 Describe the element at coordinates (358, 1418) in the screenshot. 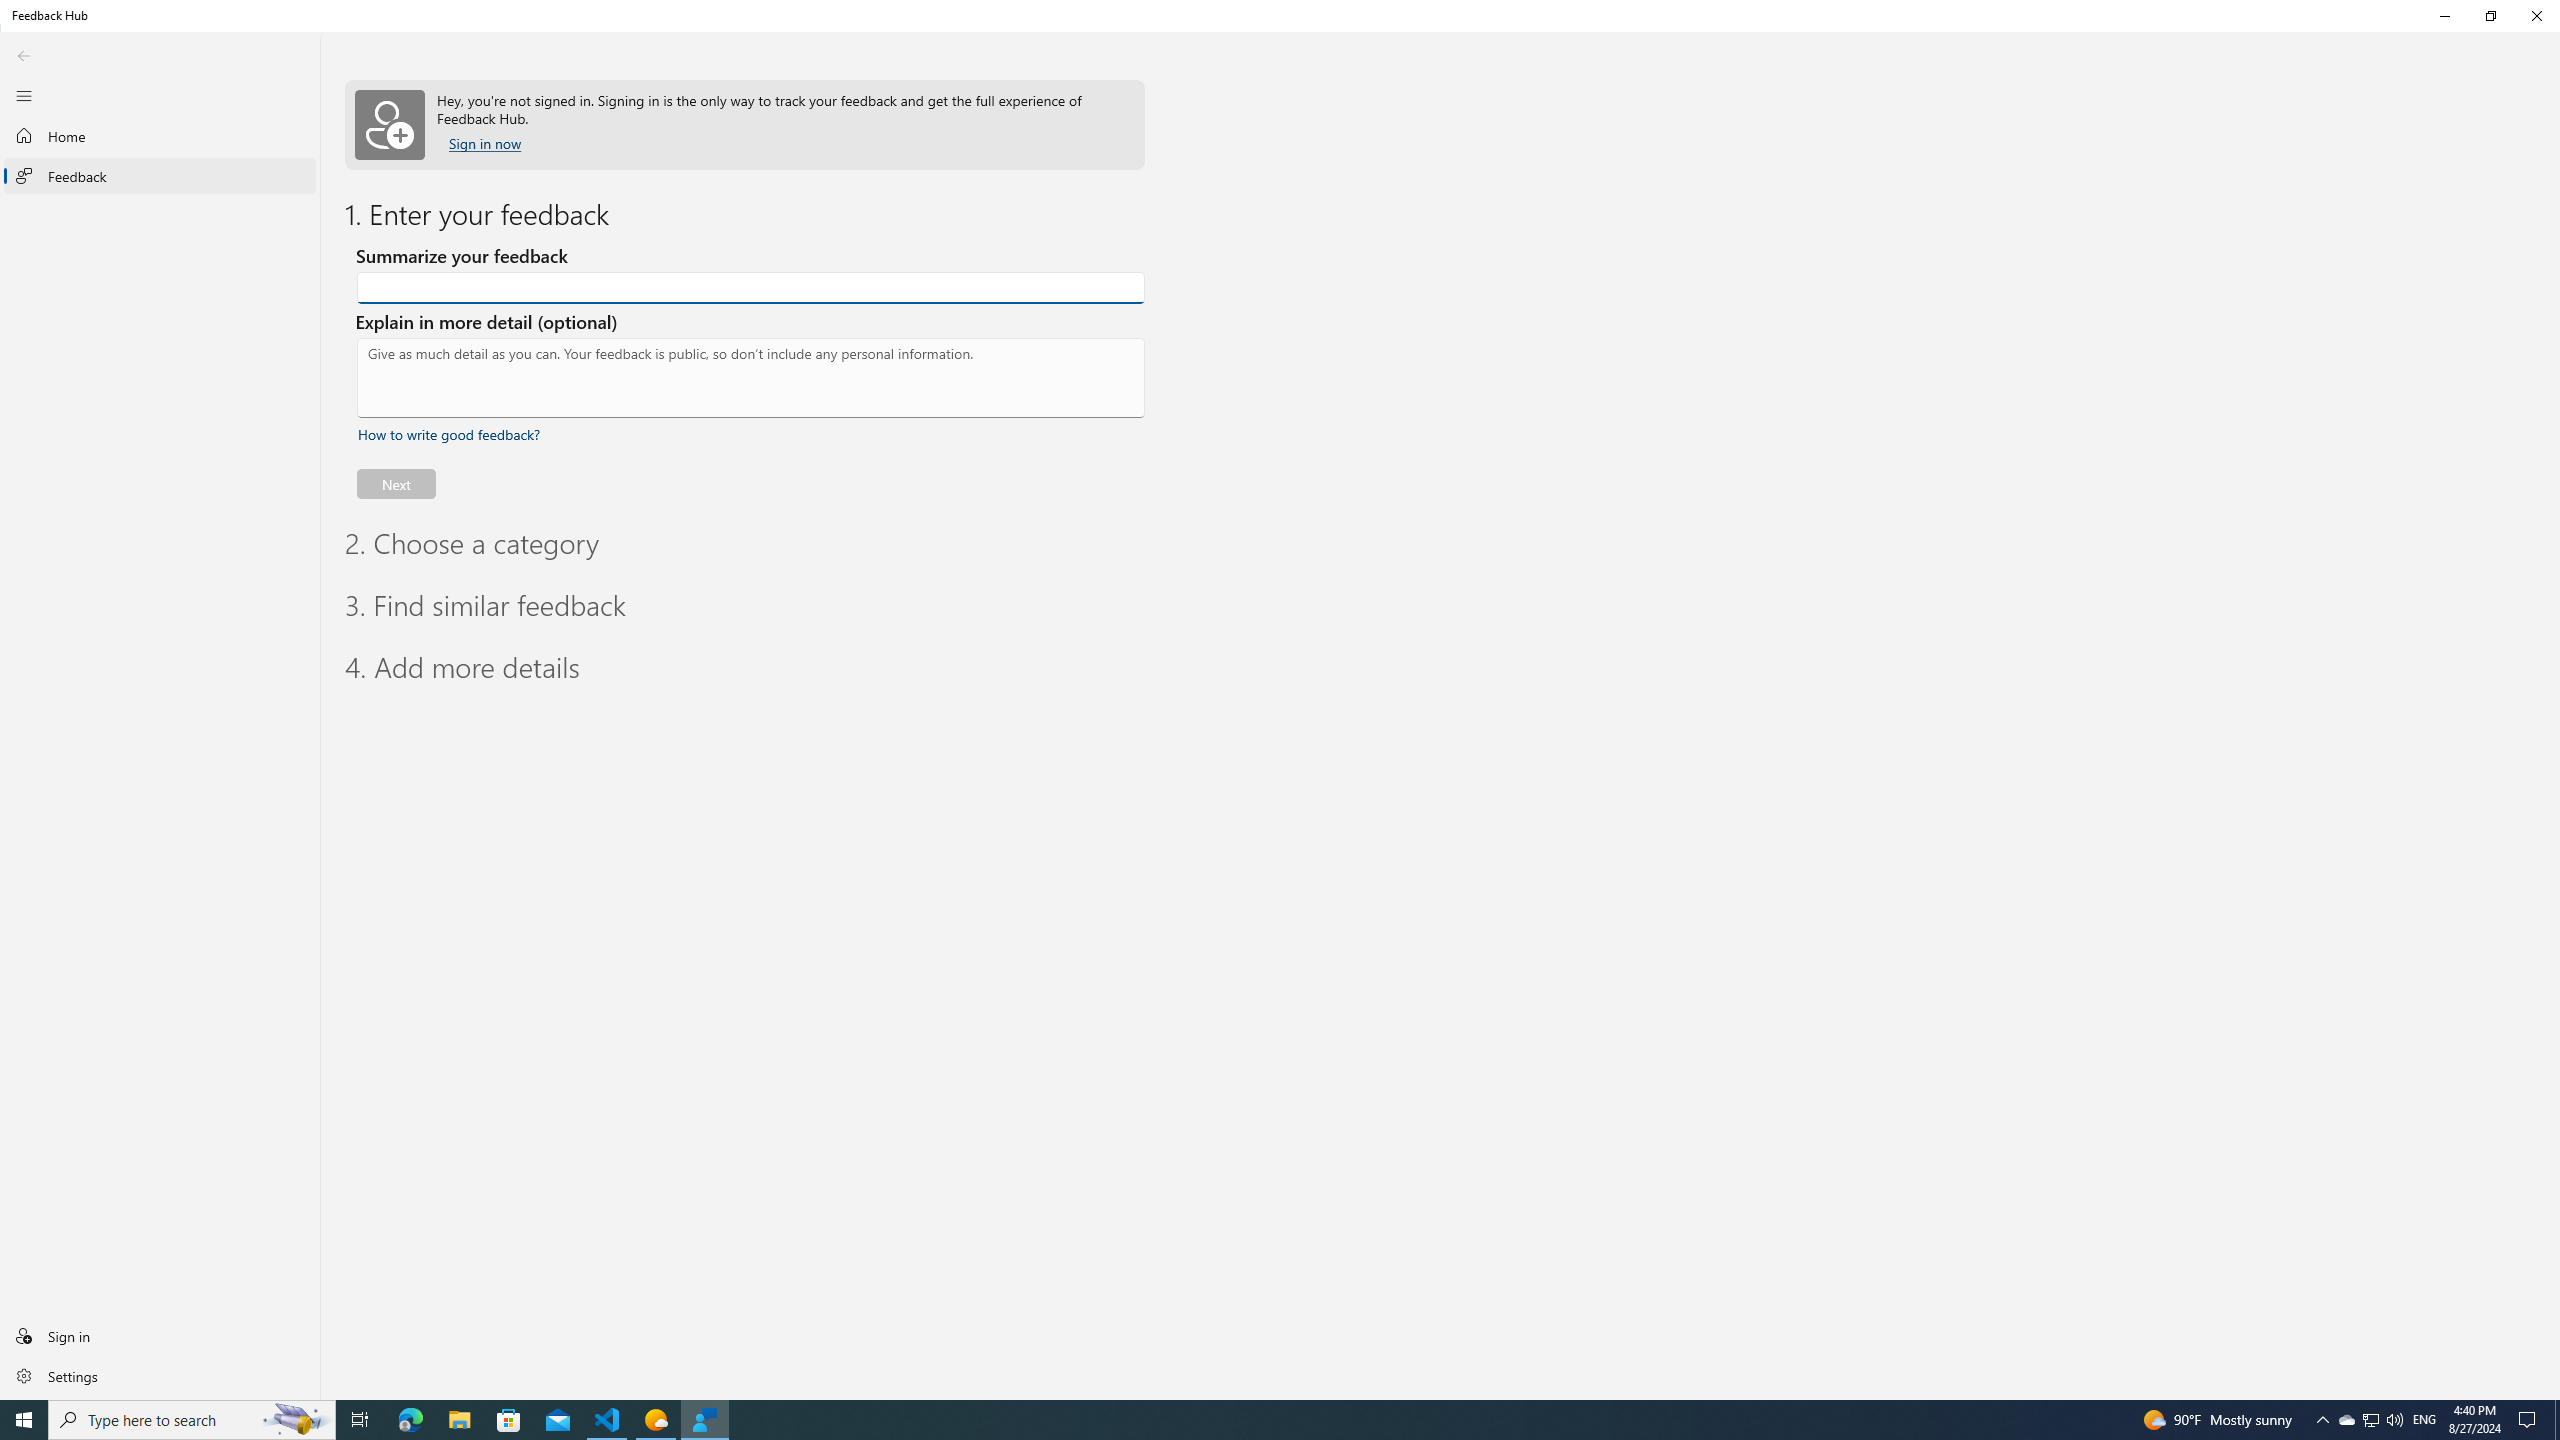

I see `'Task View'` at that location.